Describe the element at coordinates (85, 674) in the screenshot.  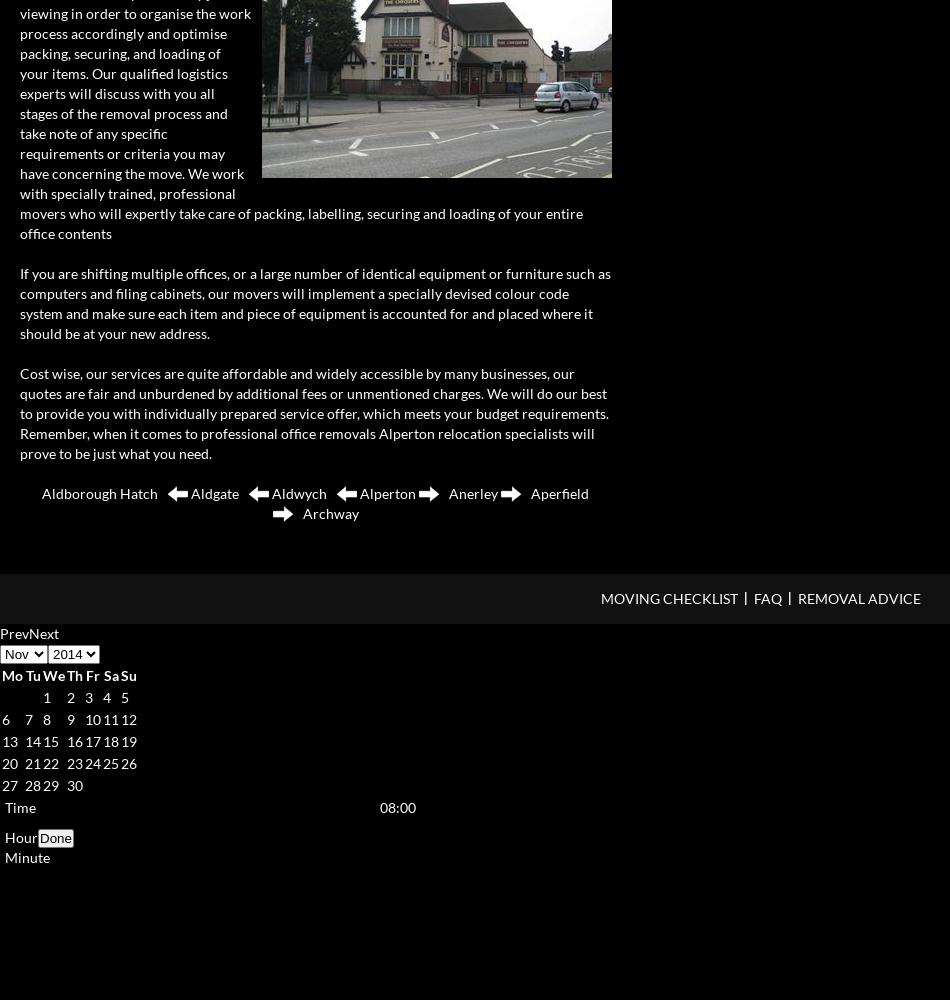
I see `'Fr'` at that location.